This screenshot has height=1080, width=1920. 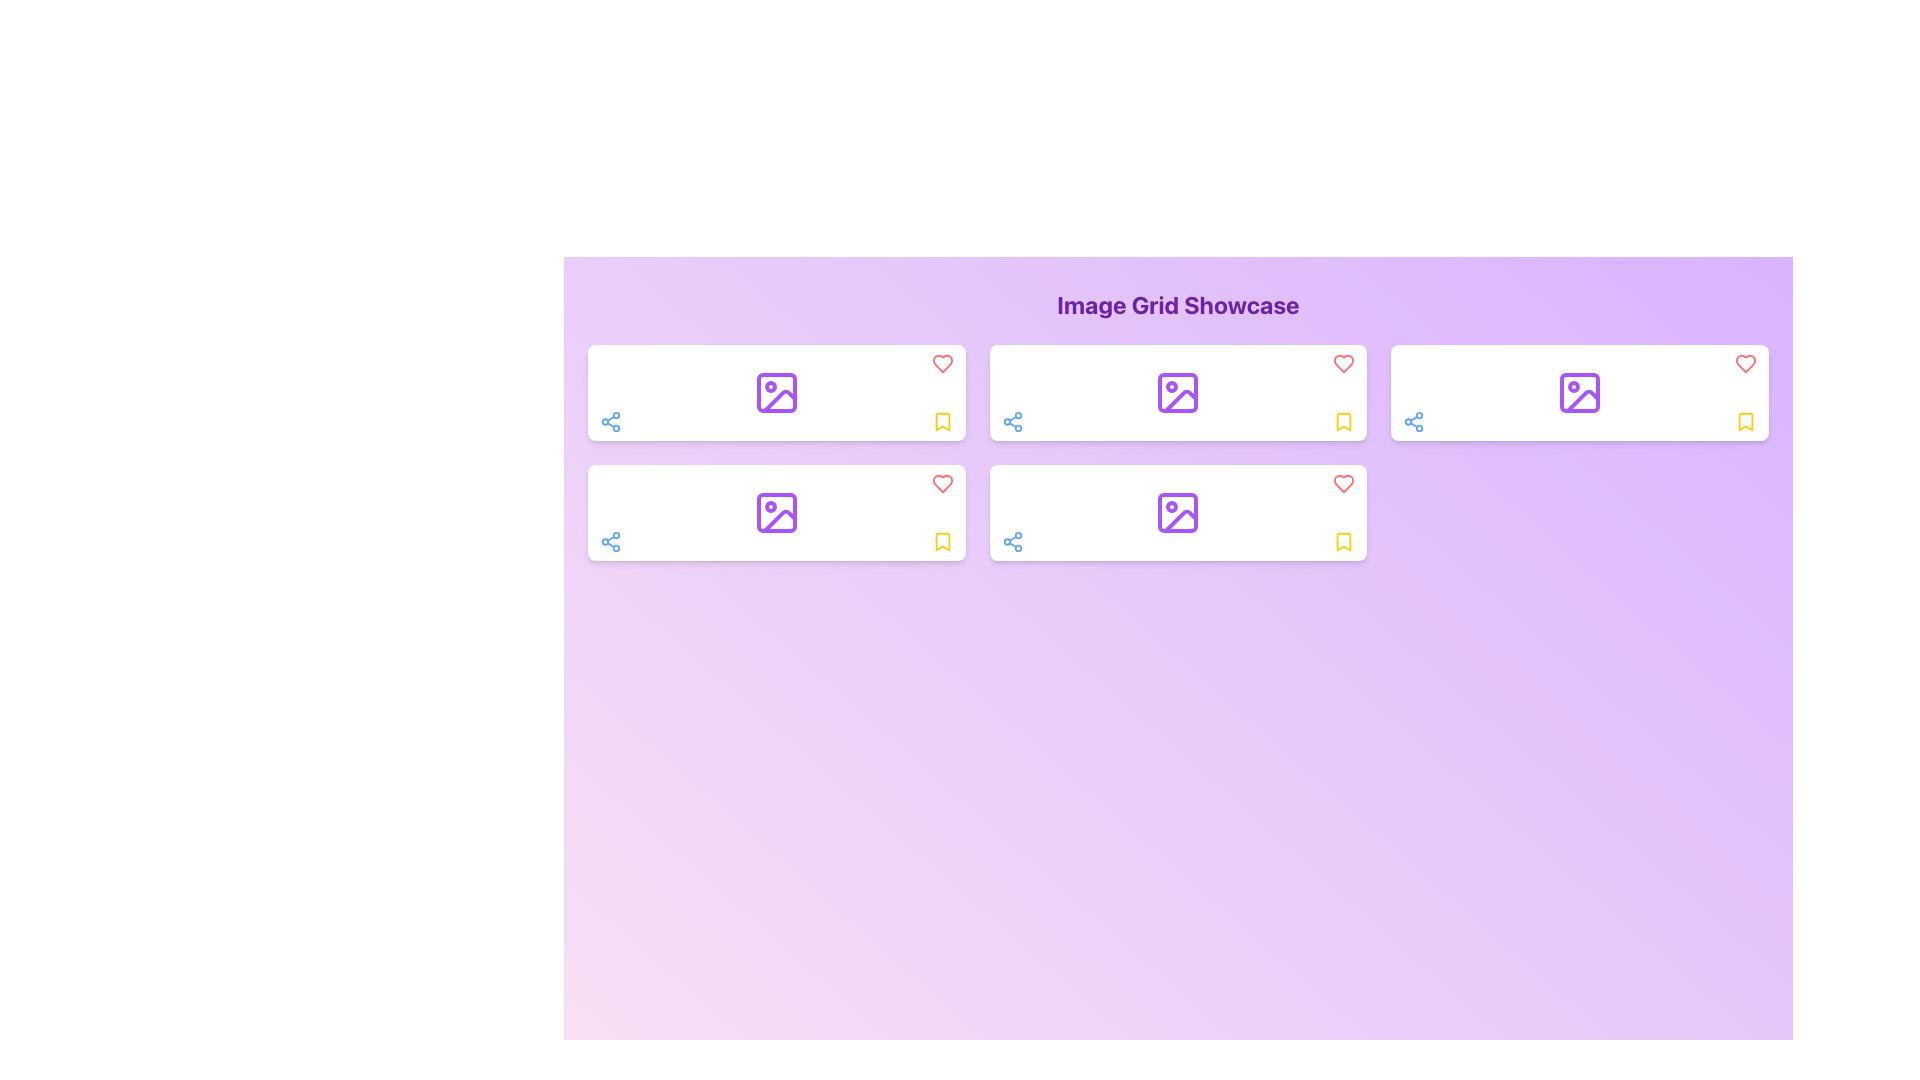 I want to click on the red heart icon button located, so click(x=941, y=363).